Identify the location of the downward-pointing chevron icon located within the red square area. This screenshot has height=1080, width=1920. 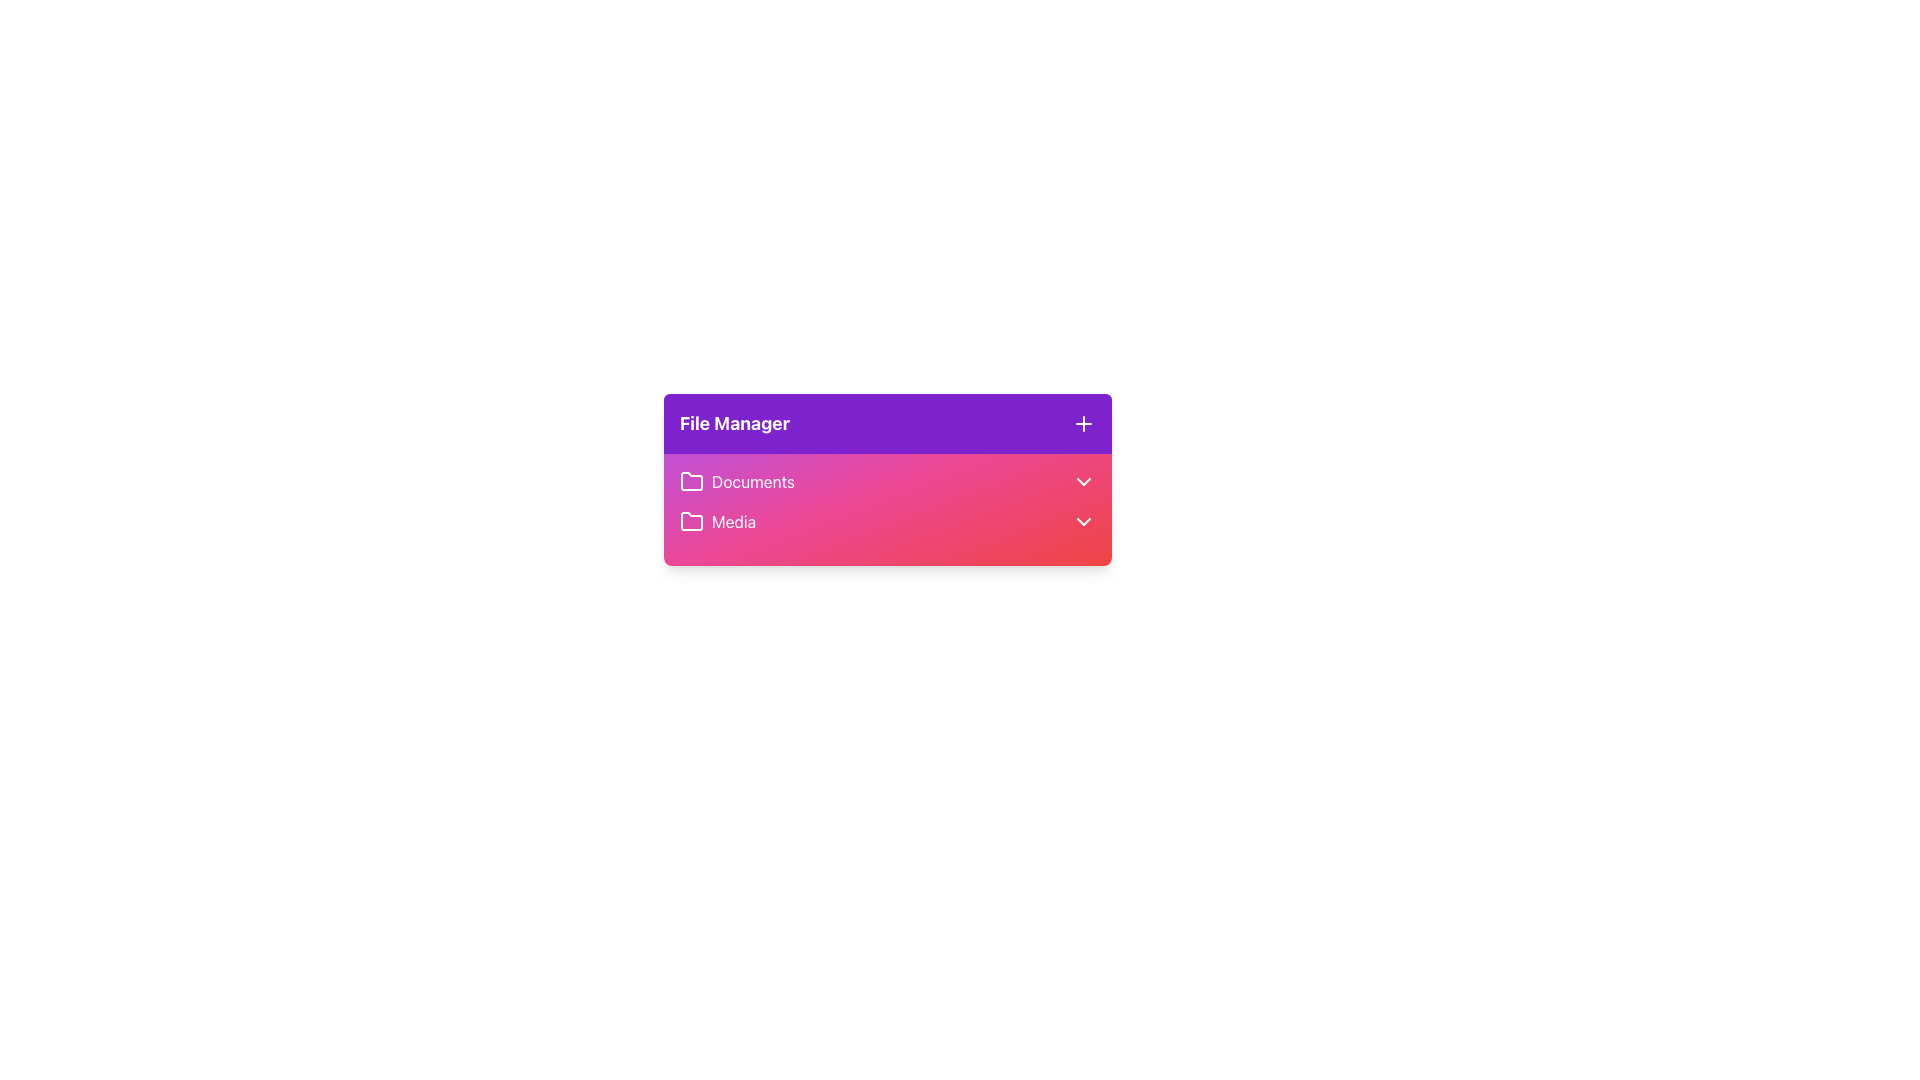
(1083, 520).